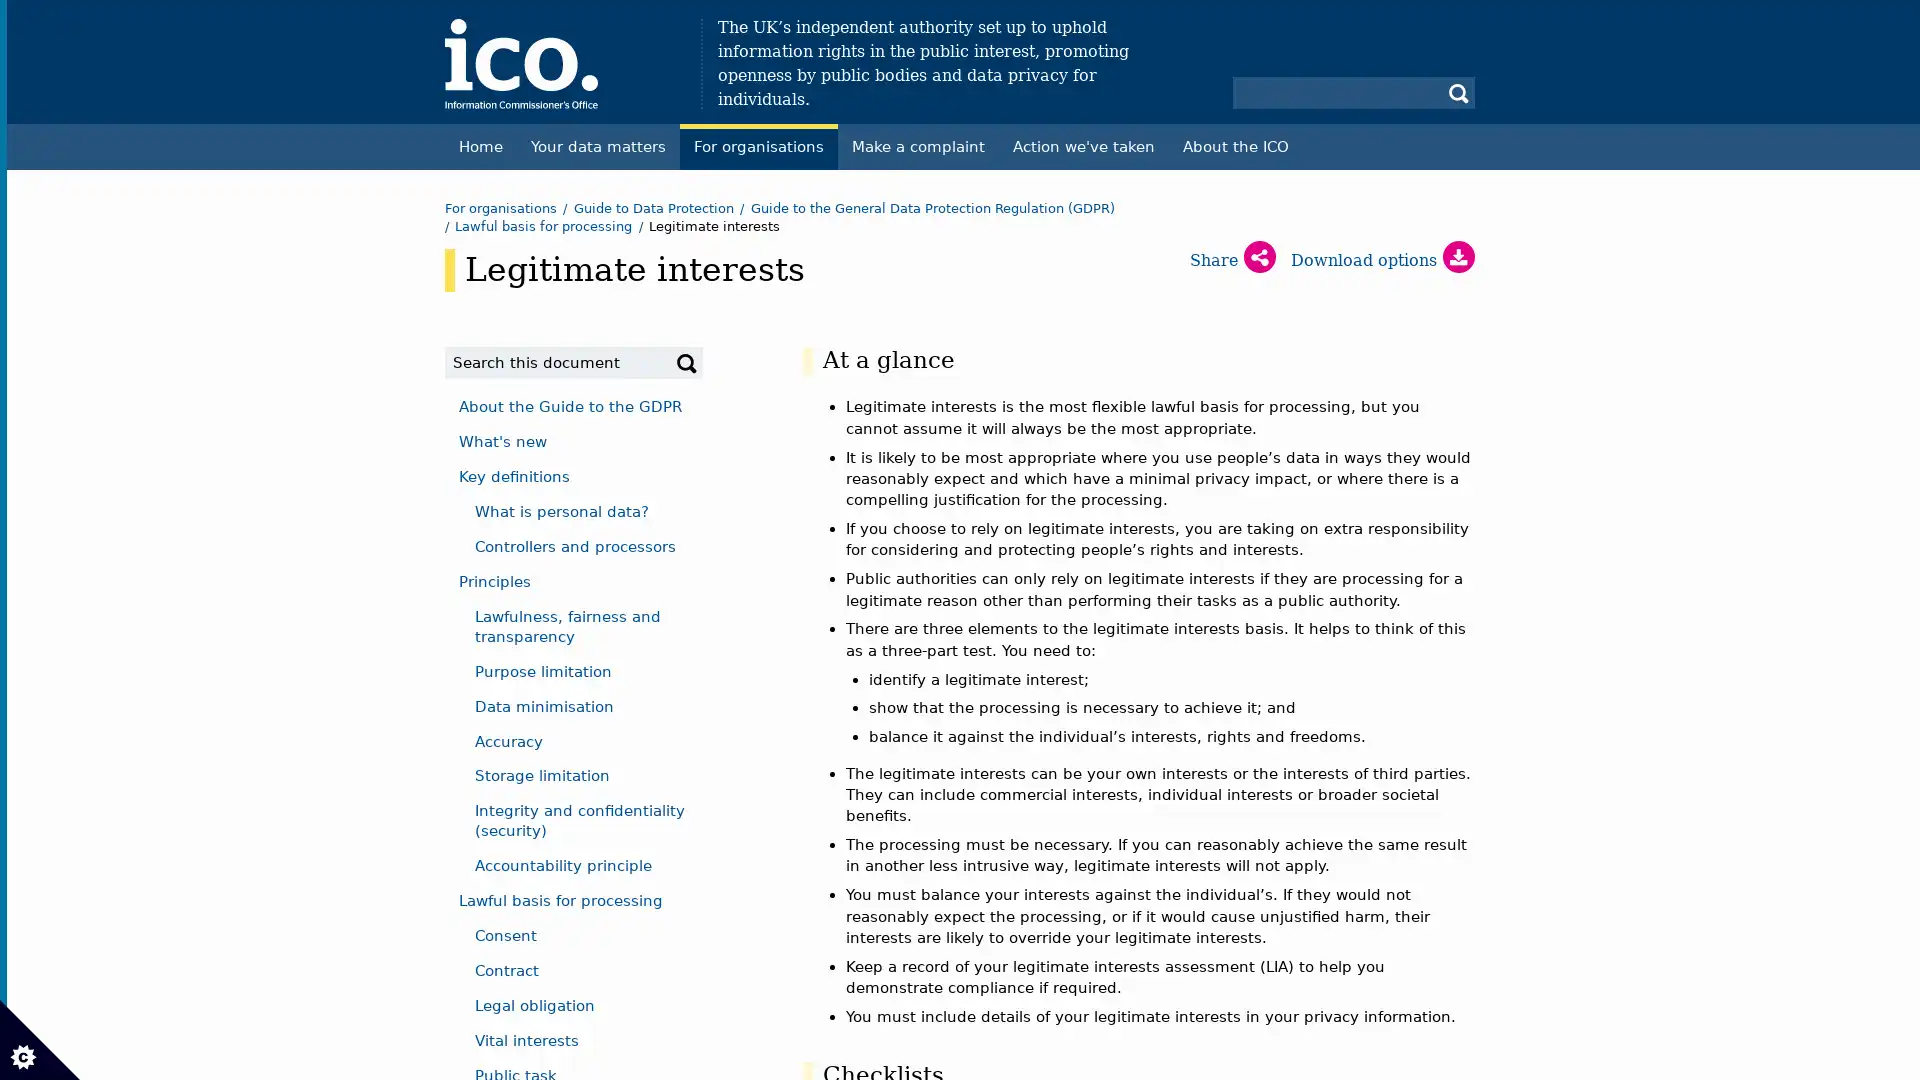  I want to click on Accept all cookies, so click(131, 260).